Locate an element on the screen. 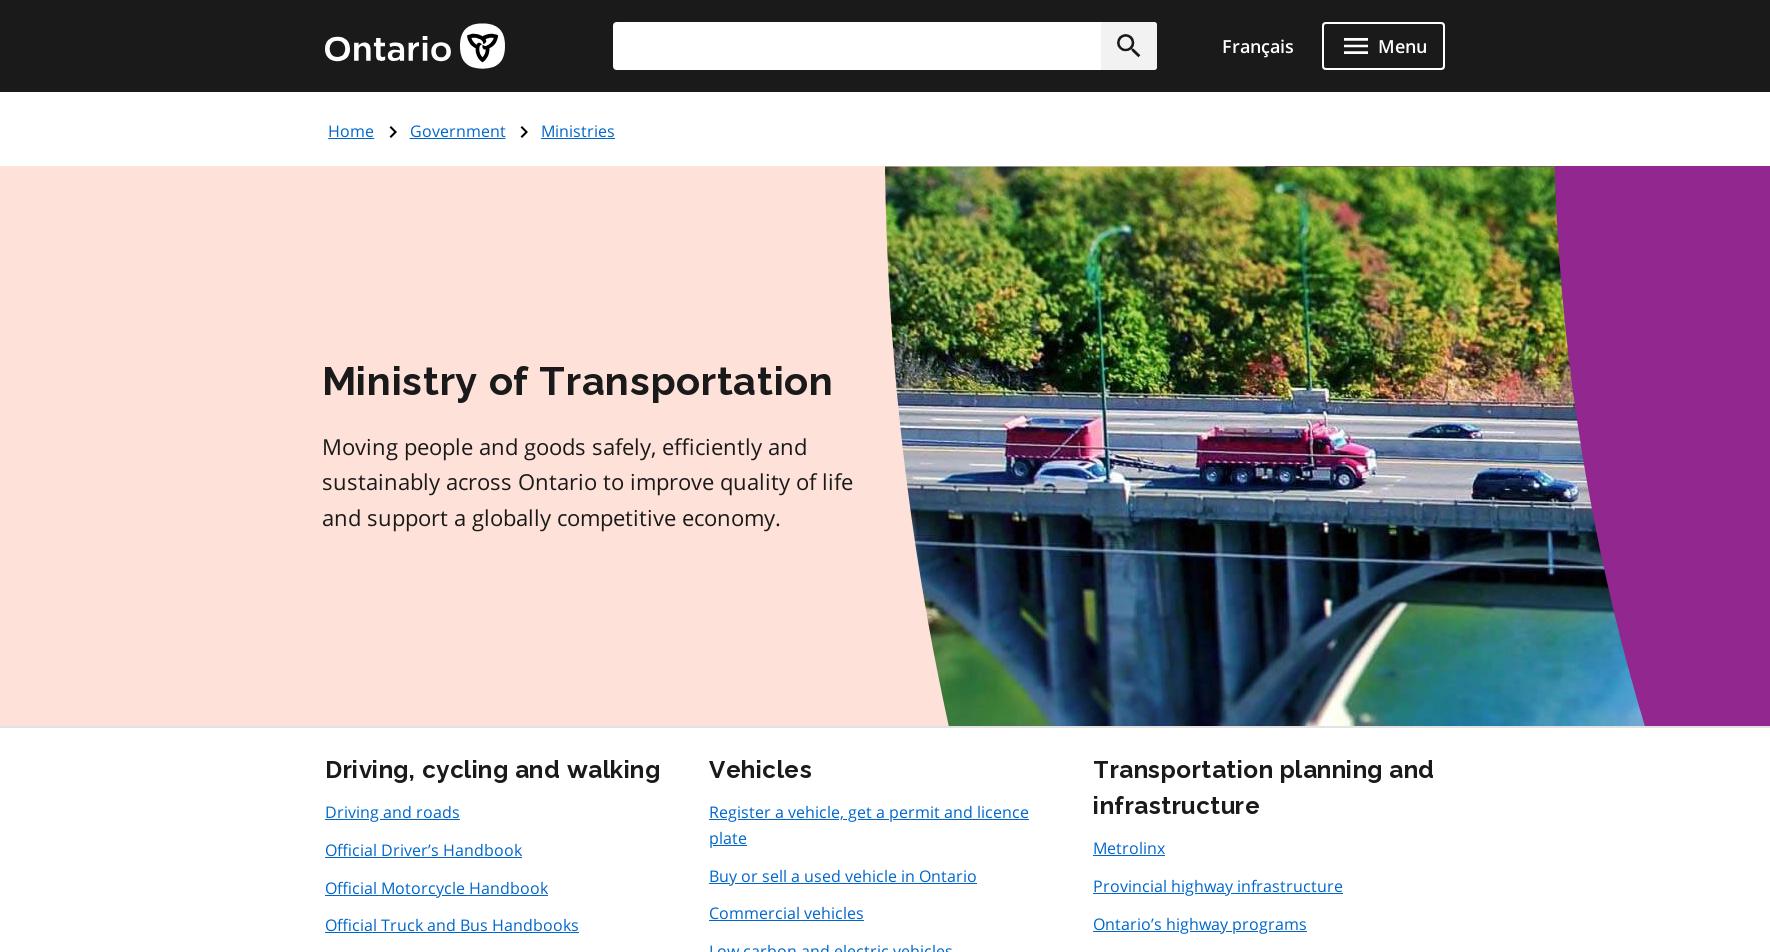 This screenshot has height=952, width=1770. 'Ministries' is located at coordinates (577, 130).